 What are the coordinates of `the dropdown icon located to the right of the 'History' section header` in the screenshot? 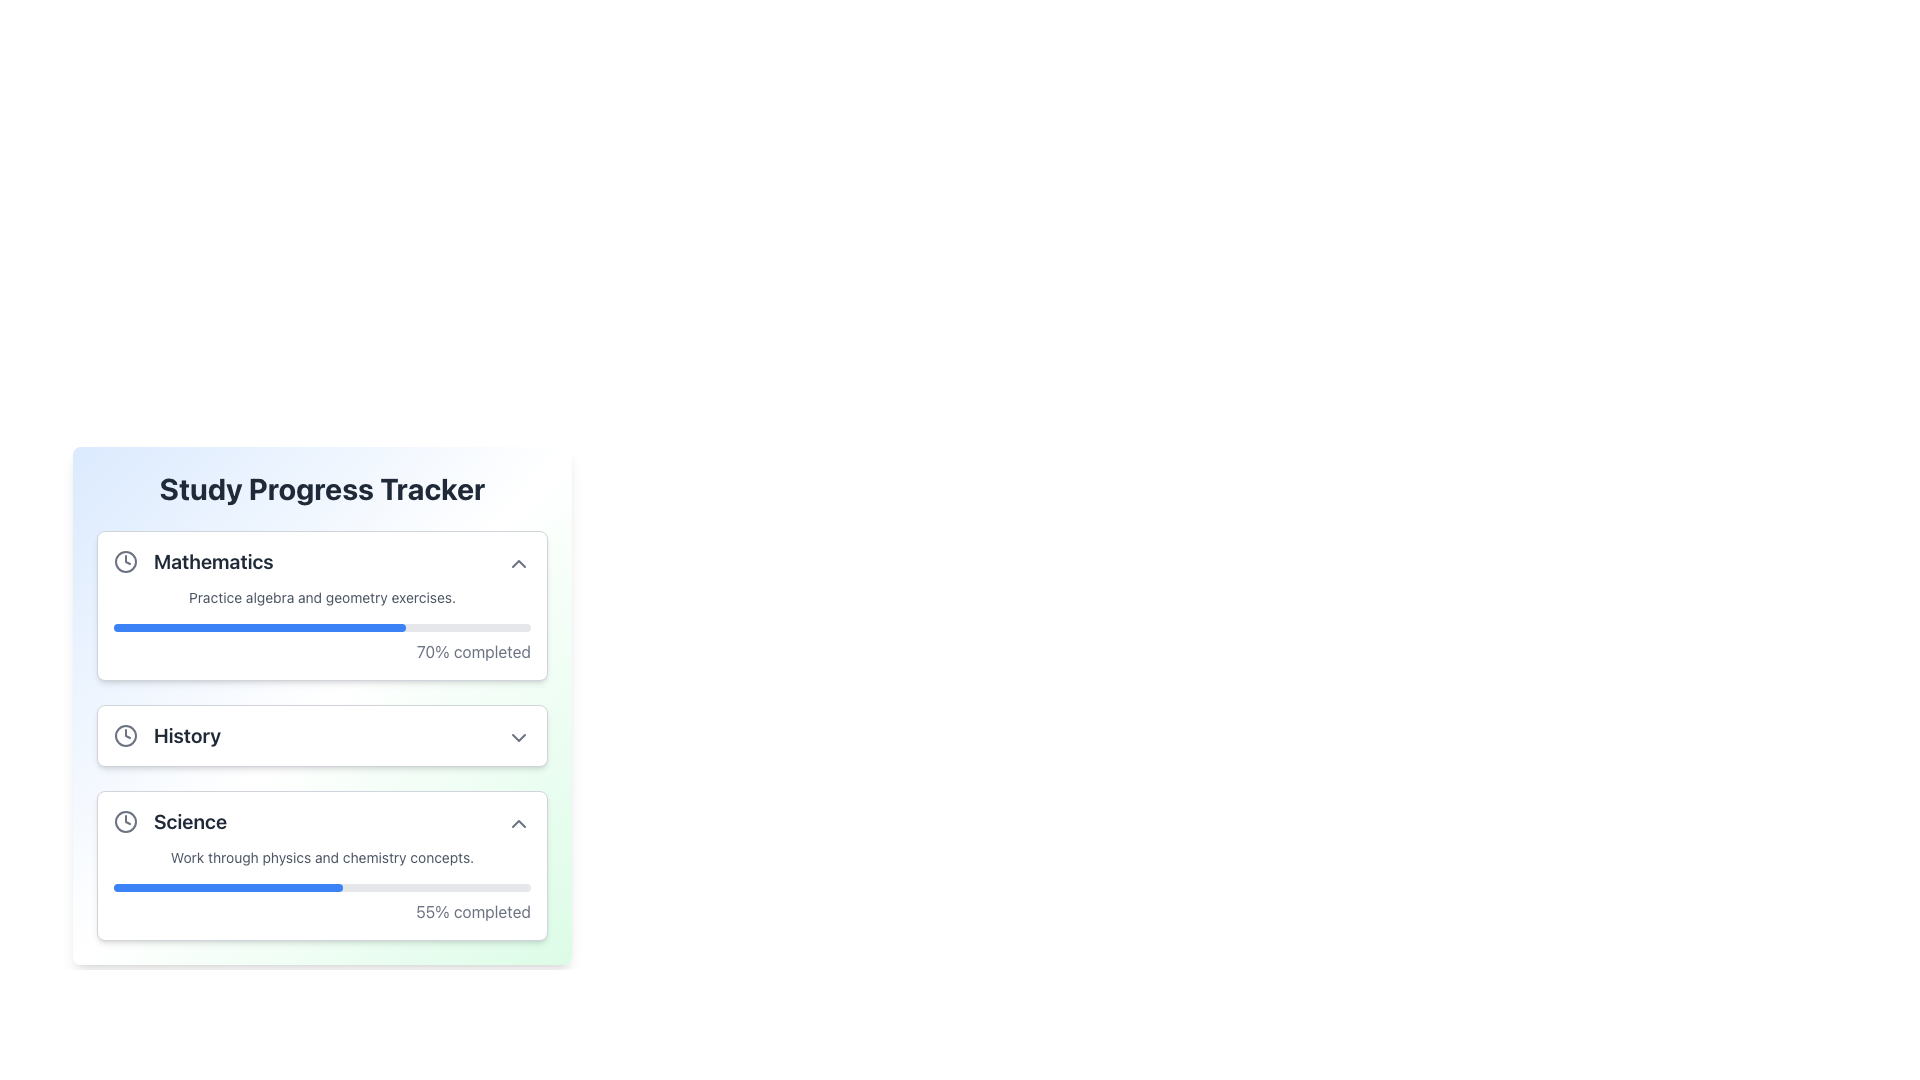 It's located at (518, 737).